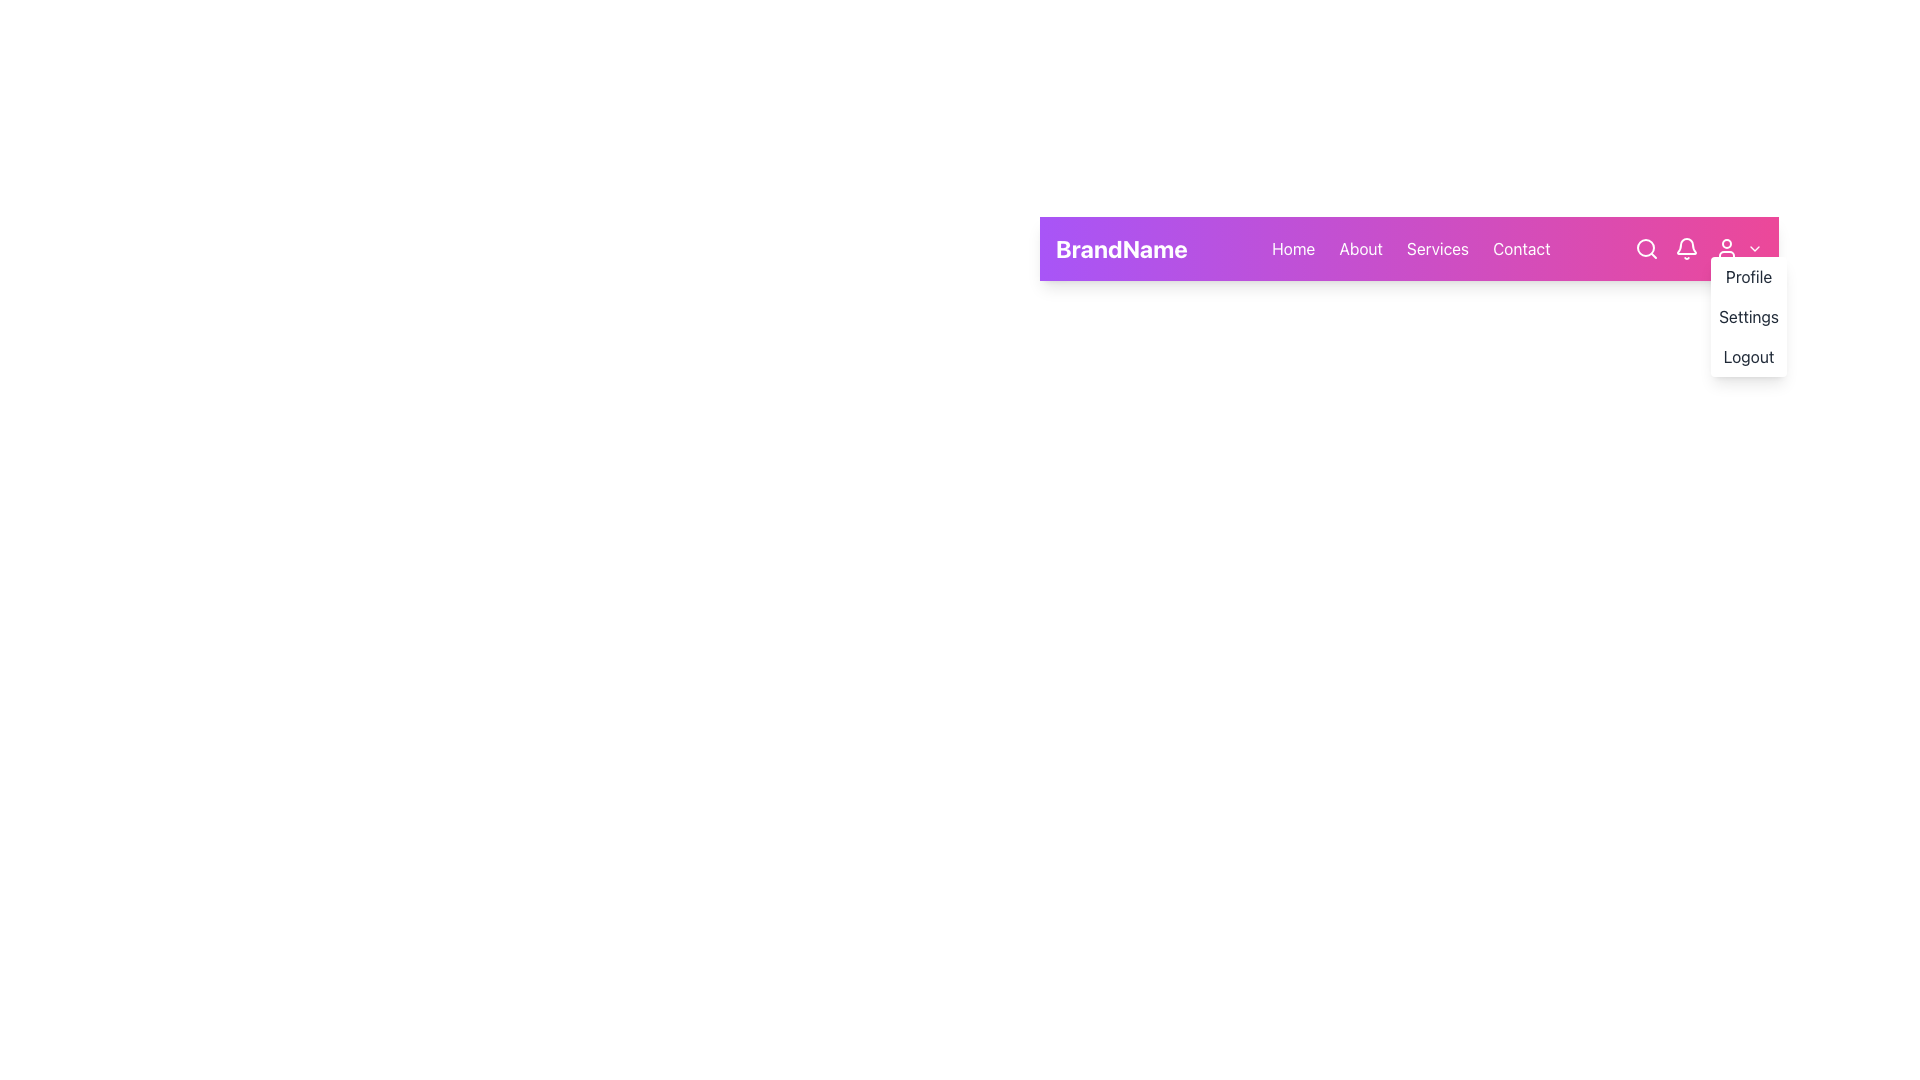 The height and width of the screenshot is (1080, 1920). Describe the element at coordinates (1748, 315) in the screenshot. I see `the second item of the dropdown menu located in the top-right corner of the interface, which is labeled 'Settings' and is part of a navigation bar` at that location.